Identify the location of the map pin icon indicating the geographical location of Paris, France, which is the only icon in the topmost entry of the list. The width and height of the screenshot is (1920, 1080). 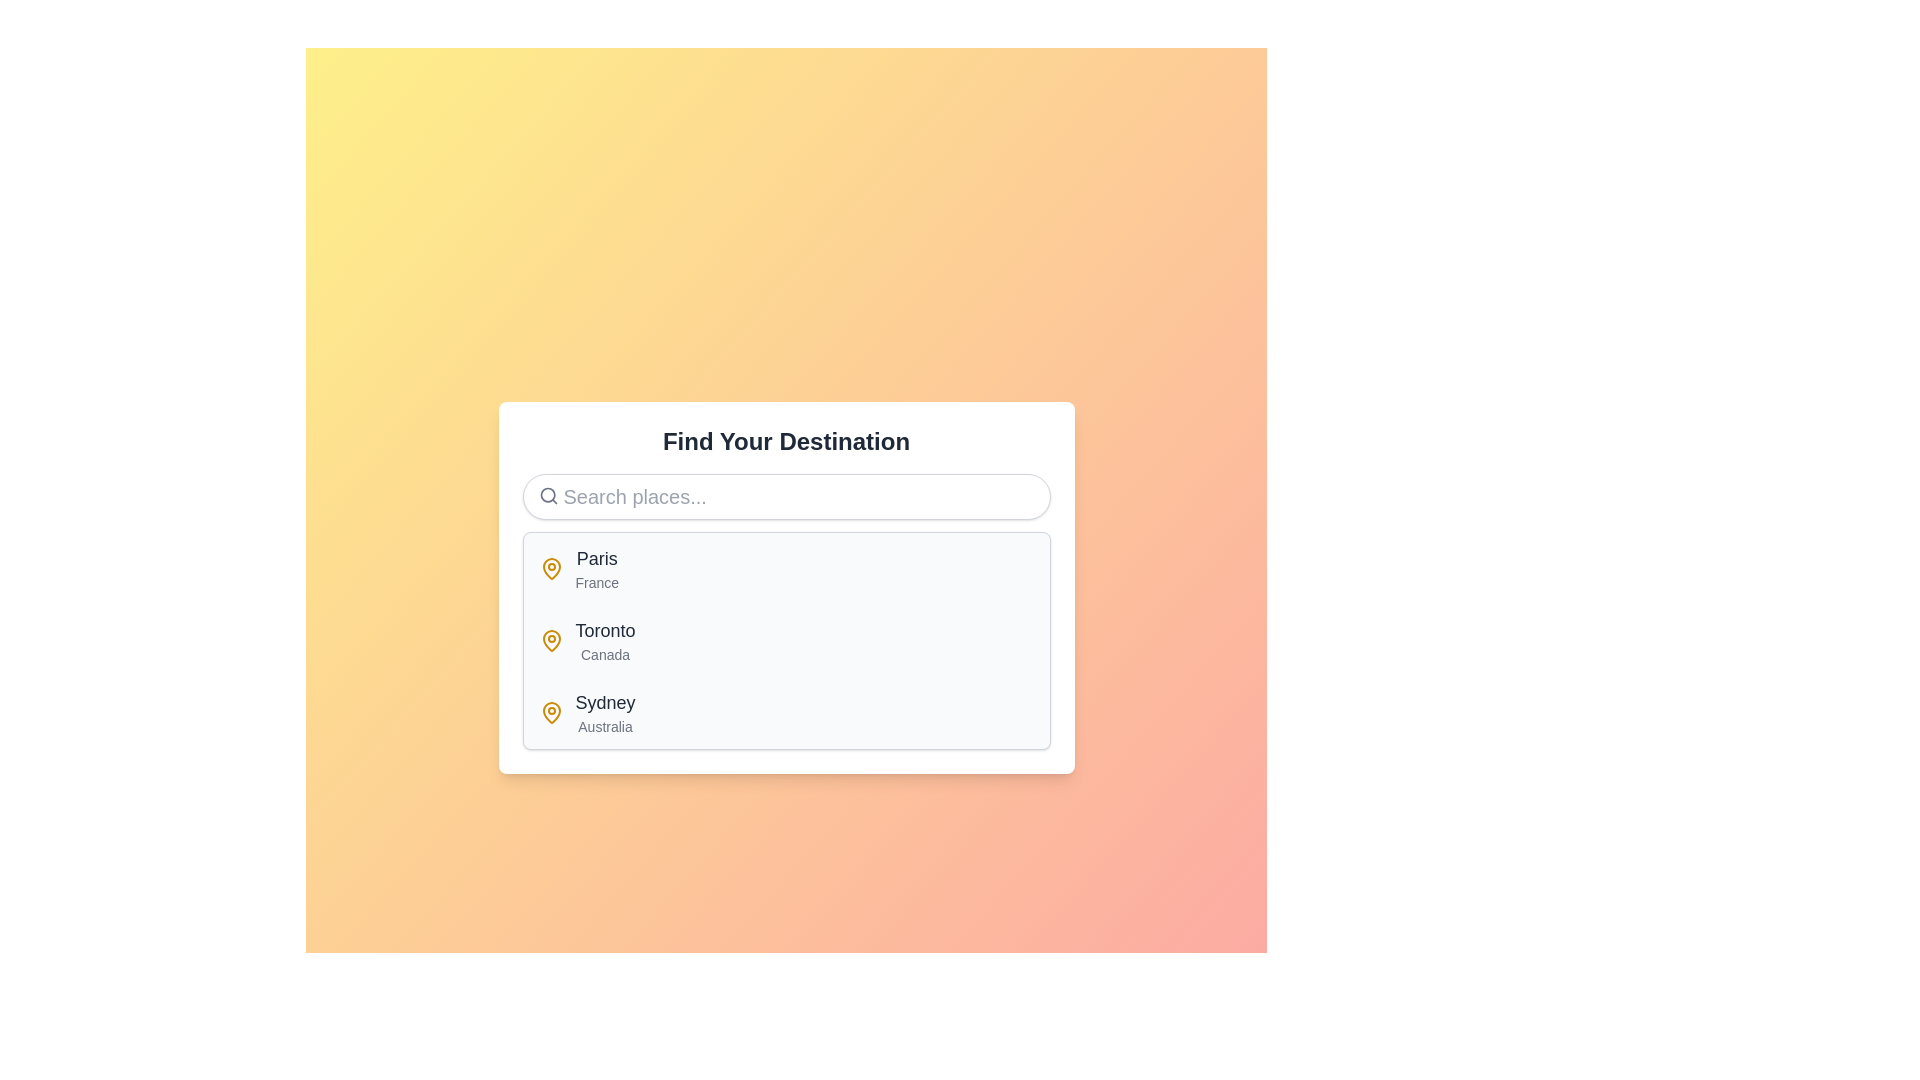
(551, 569).